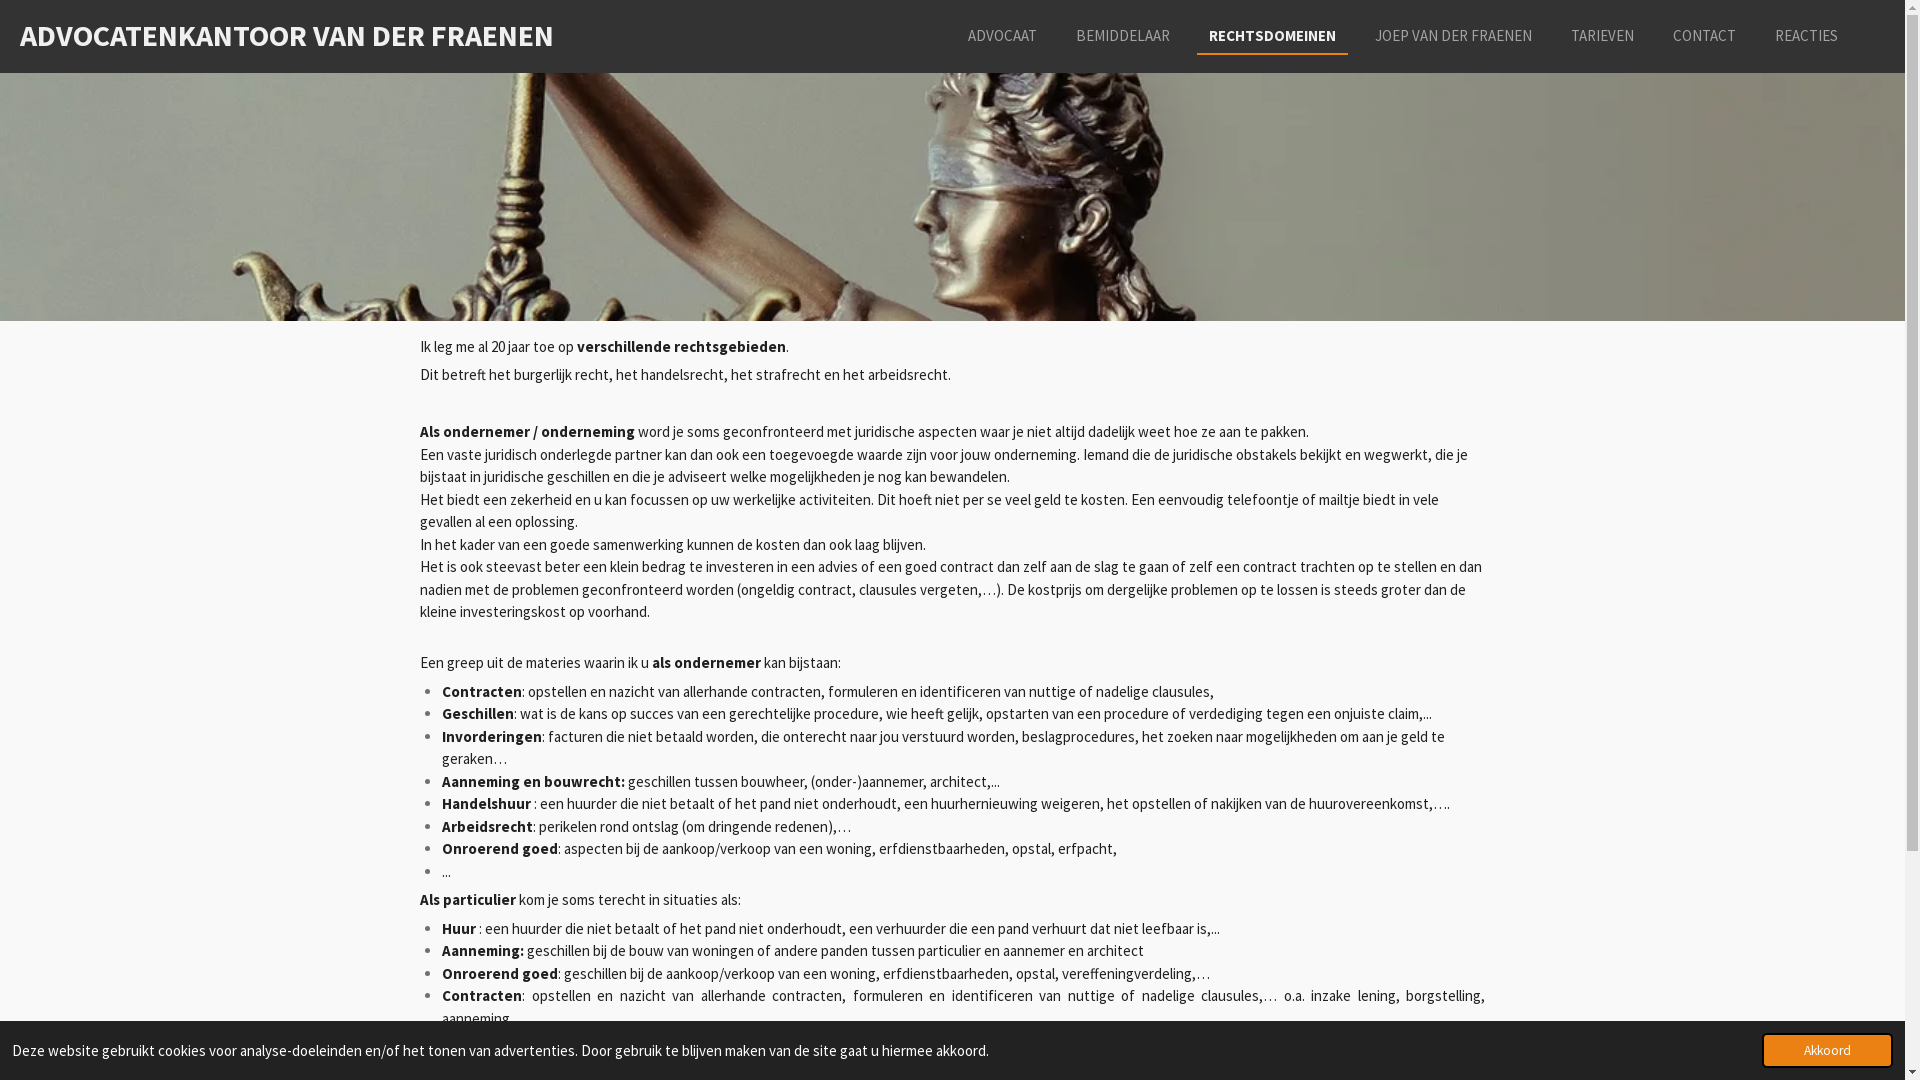 Image resolution: width=1920 pixels, height=1080 pixels. Describe the element at coordinates (1453, 36) in the screenshot. I see `'JOEP VAN DER FRAENEN'` at that location.